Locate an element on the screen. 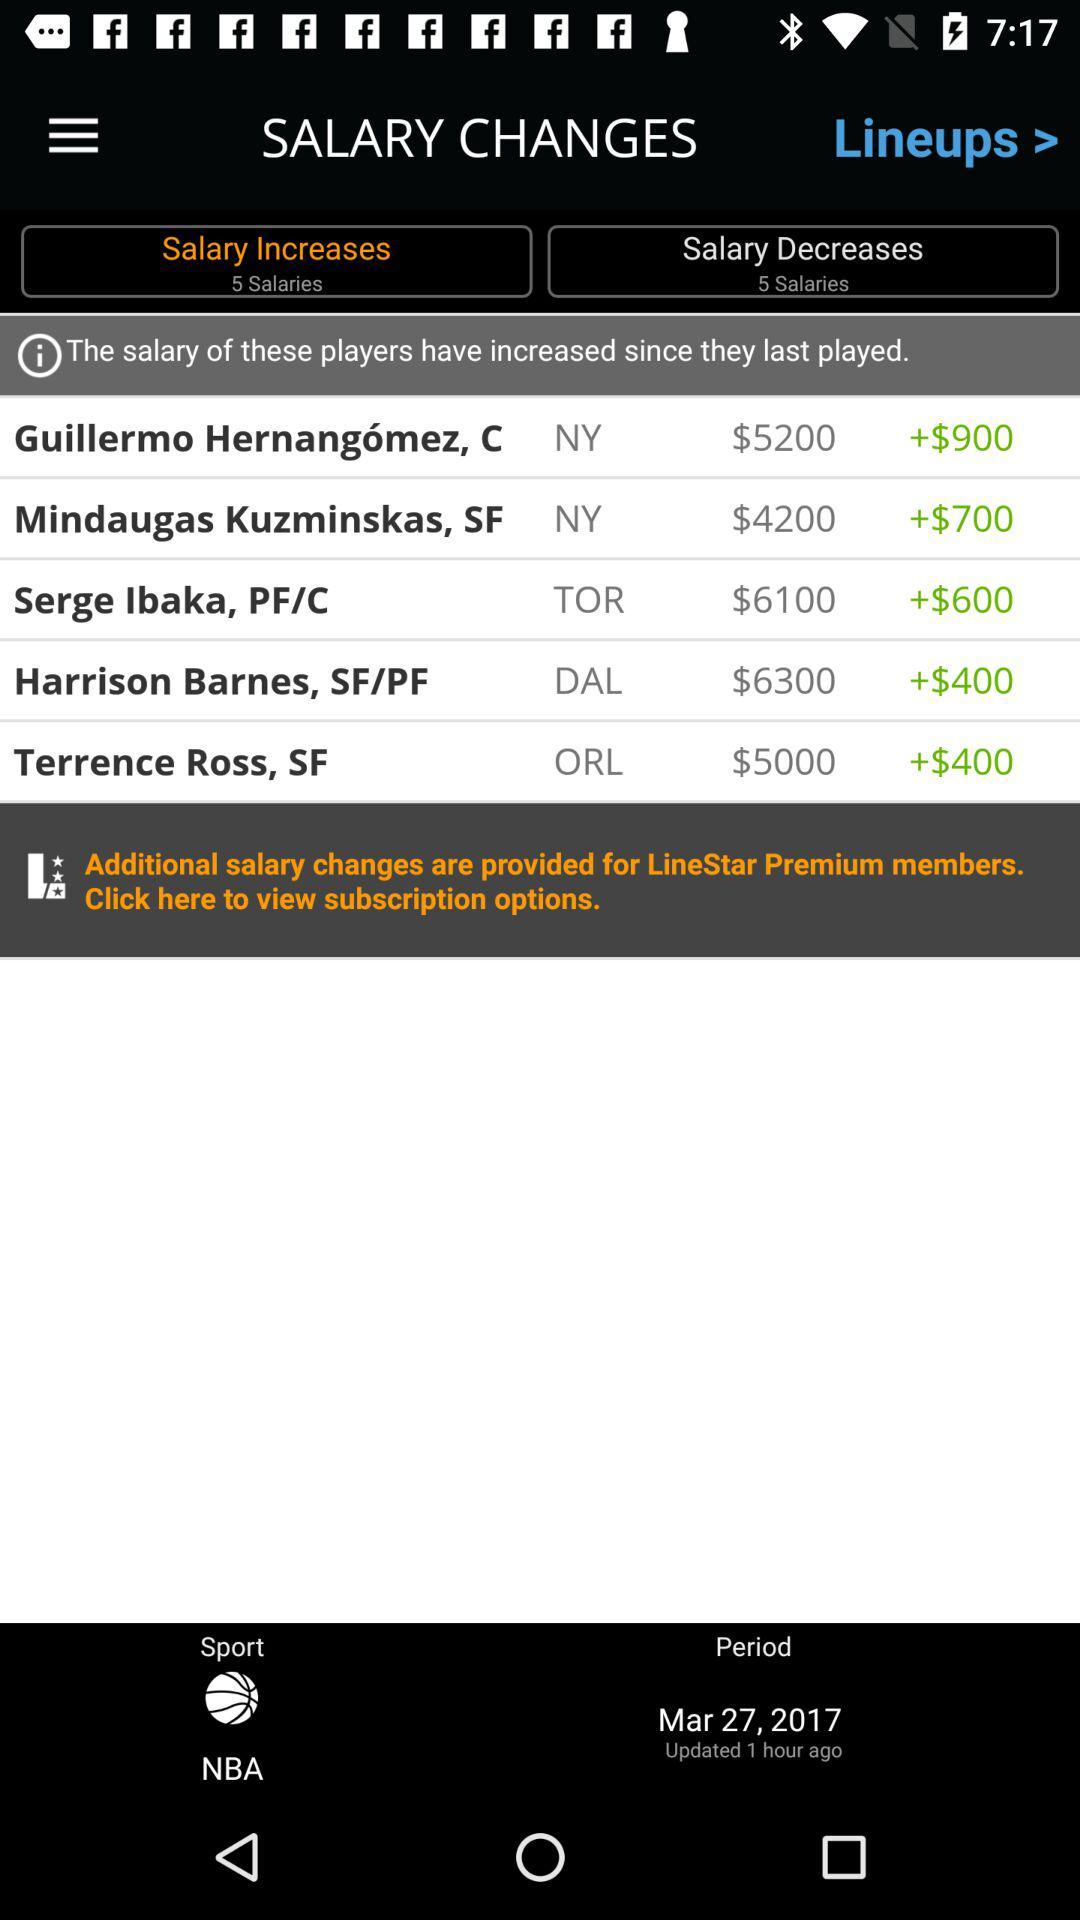 This screenshot has height=1920, width=1080. the item above $6100 icon is located at coordinates (808, 517).